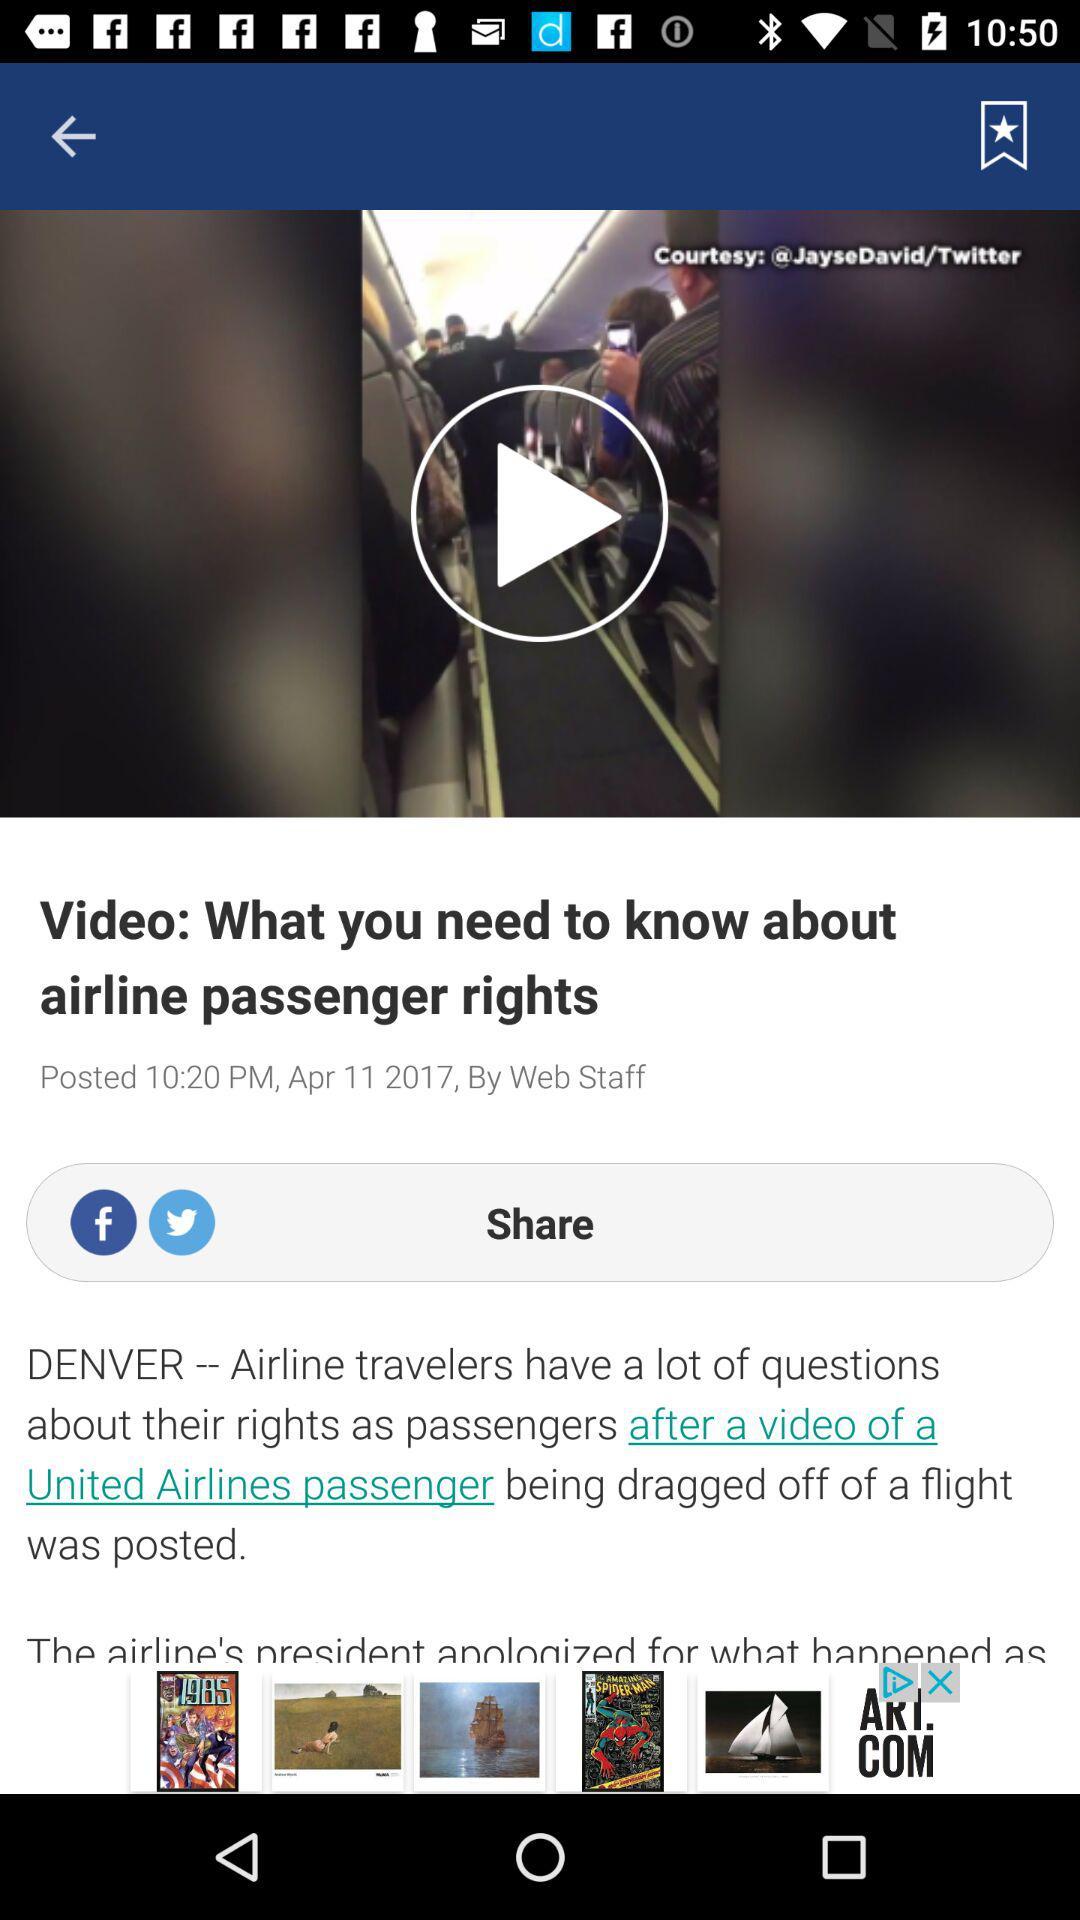  Describe the element at coordinates (1004, 135) in the screenshot. I see `bookmark video` at that location.